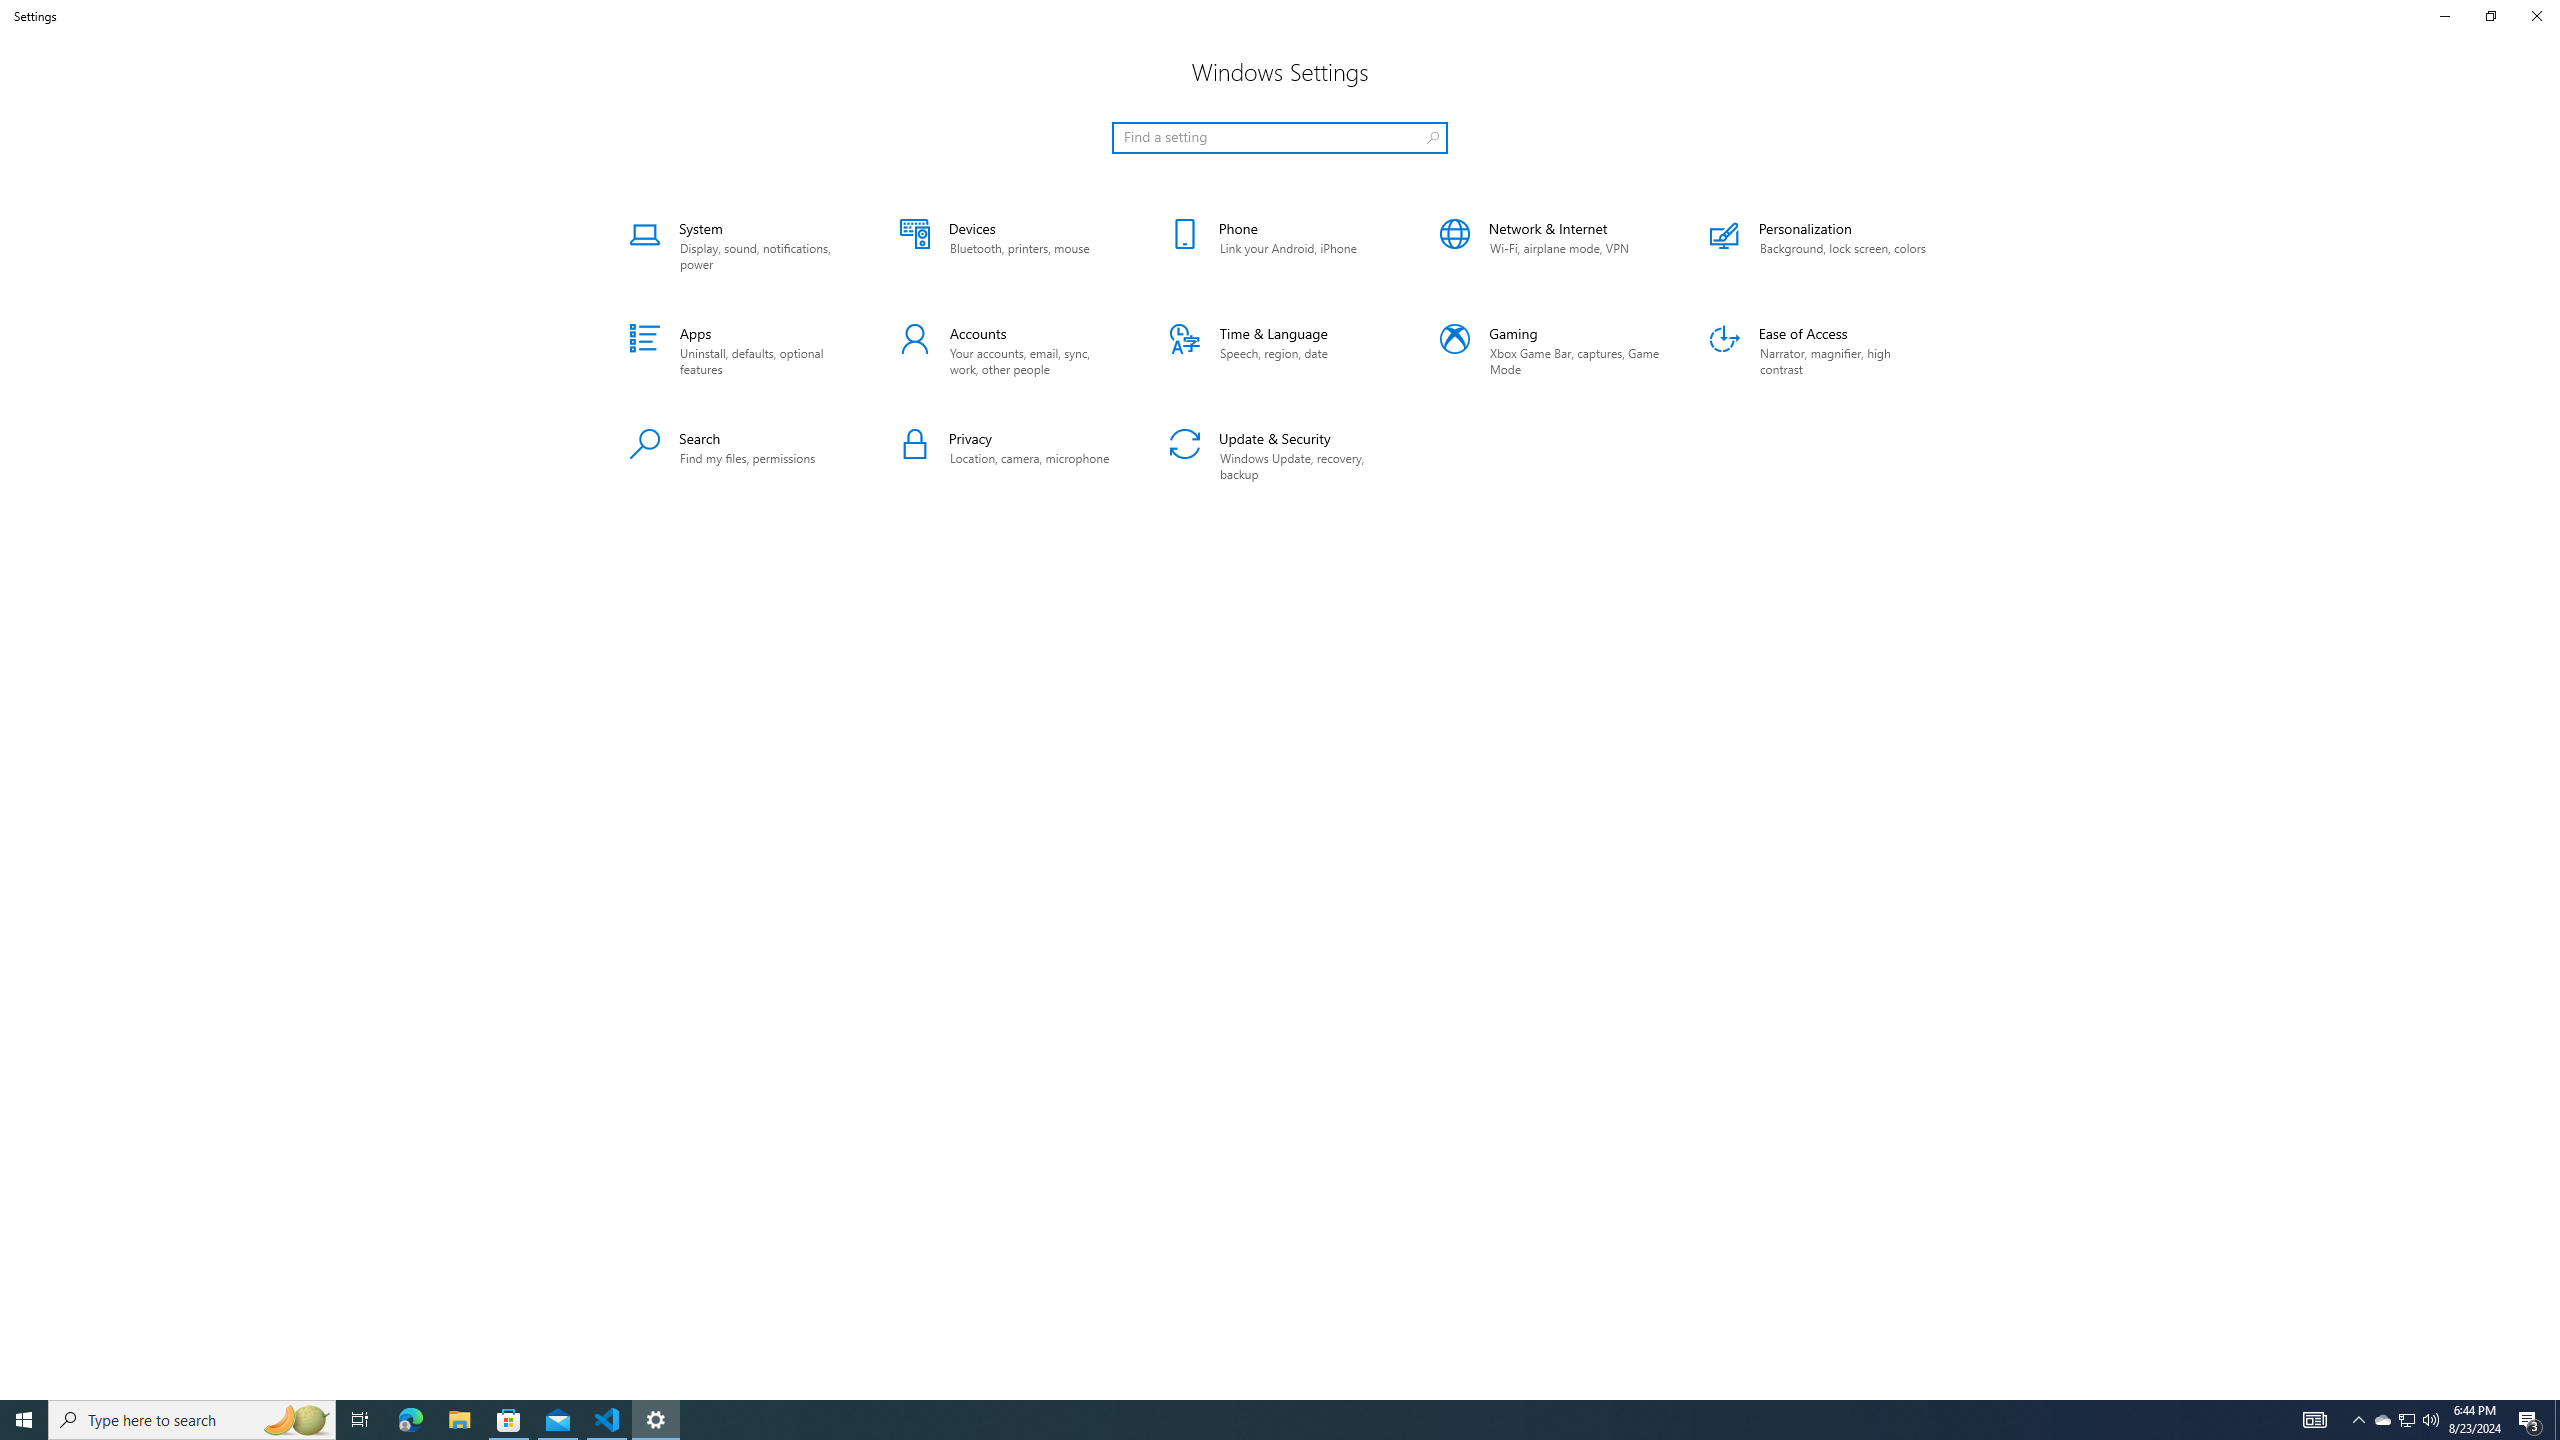 The height and width of the screenshot is (1440, 2560). Describe the element at coordinates (1008, 352) in the screenshot. I see `'Accounts'` at that location.